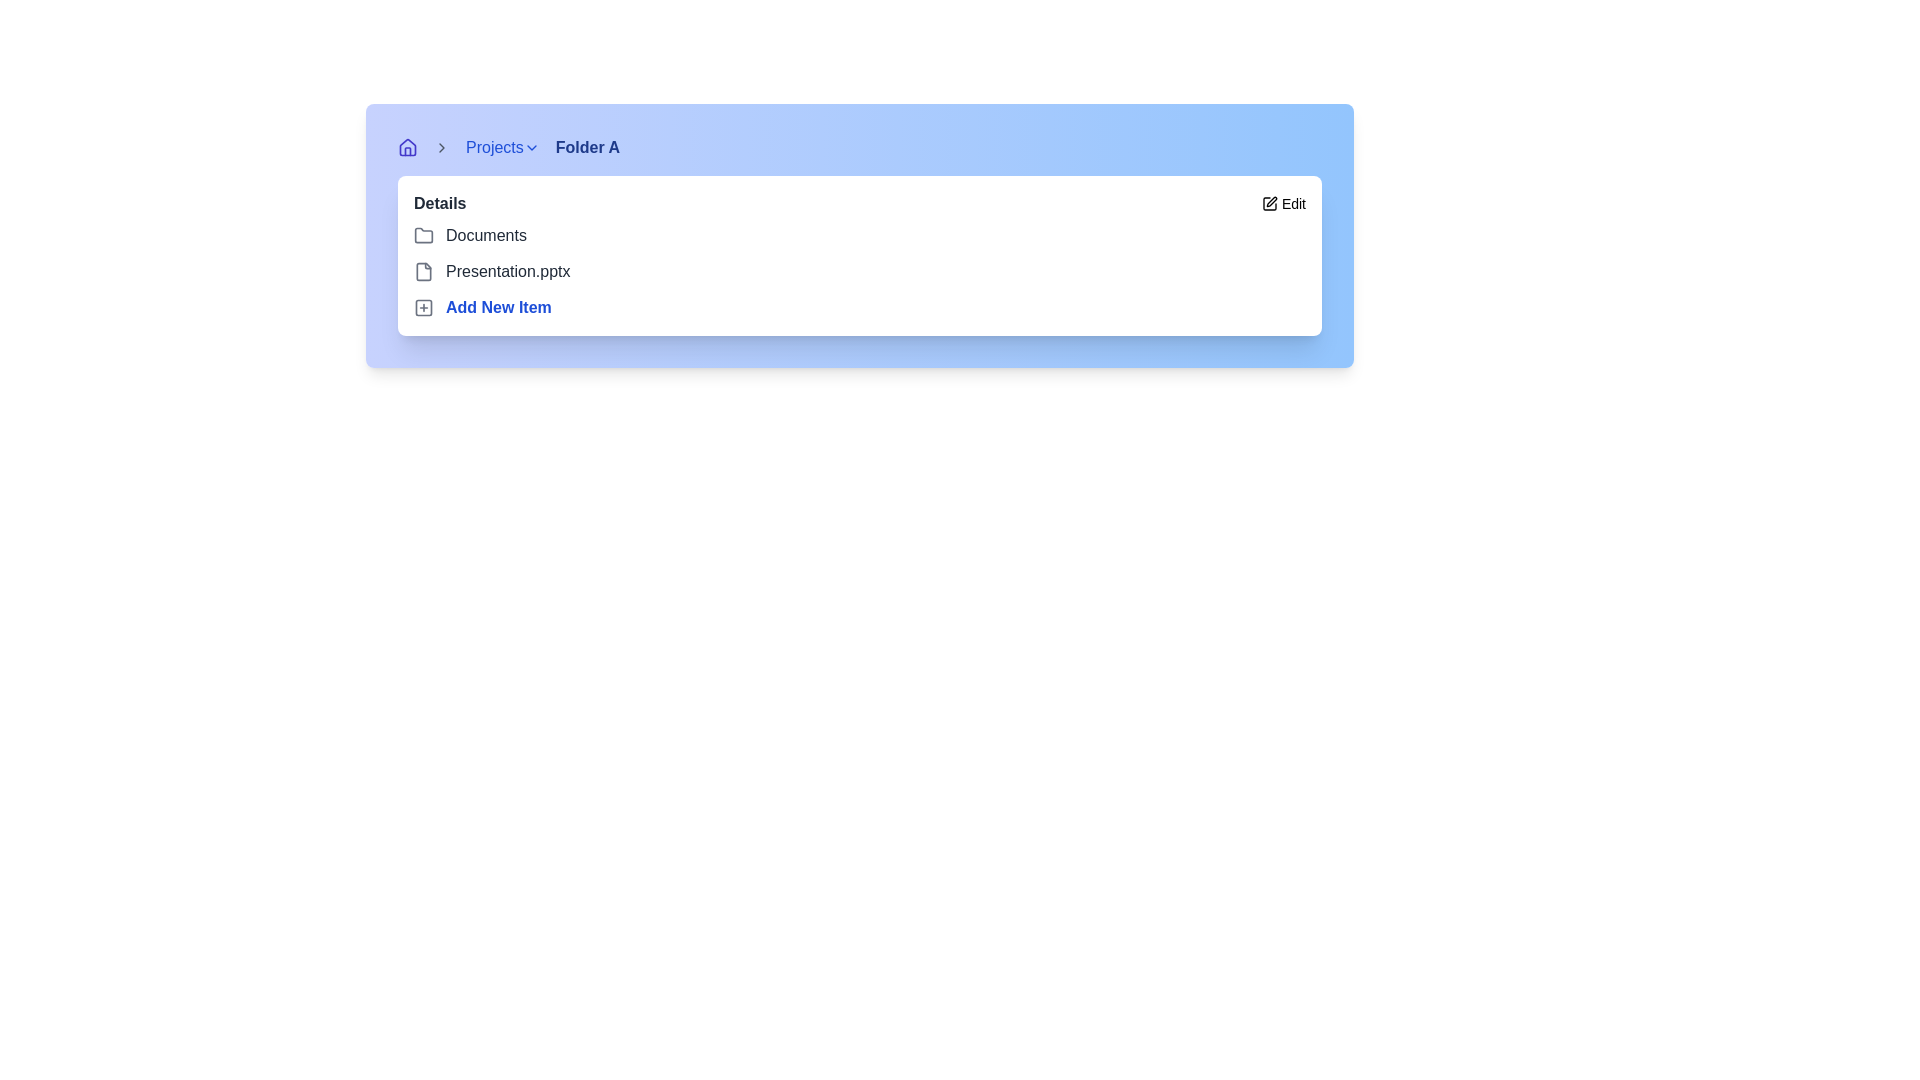 The image size is (1920, 1080). What do you see at coordinates (502, 146) in the screenshot?
I see `the hyperlinked text in the breadcrumb navigation bar` at bounding box center [502, 146].